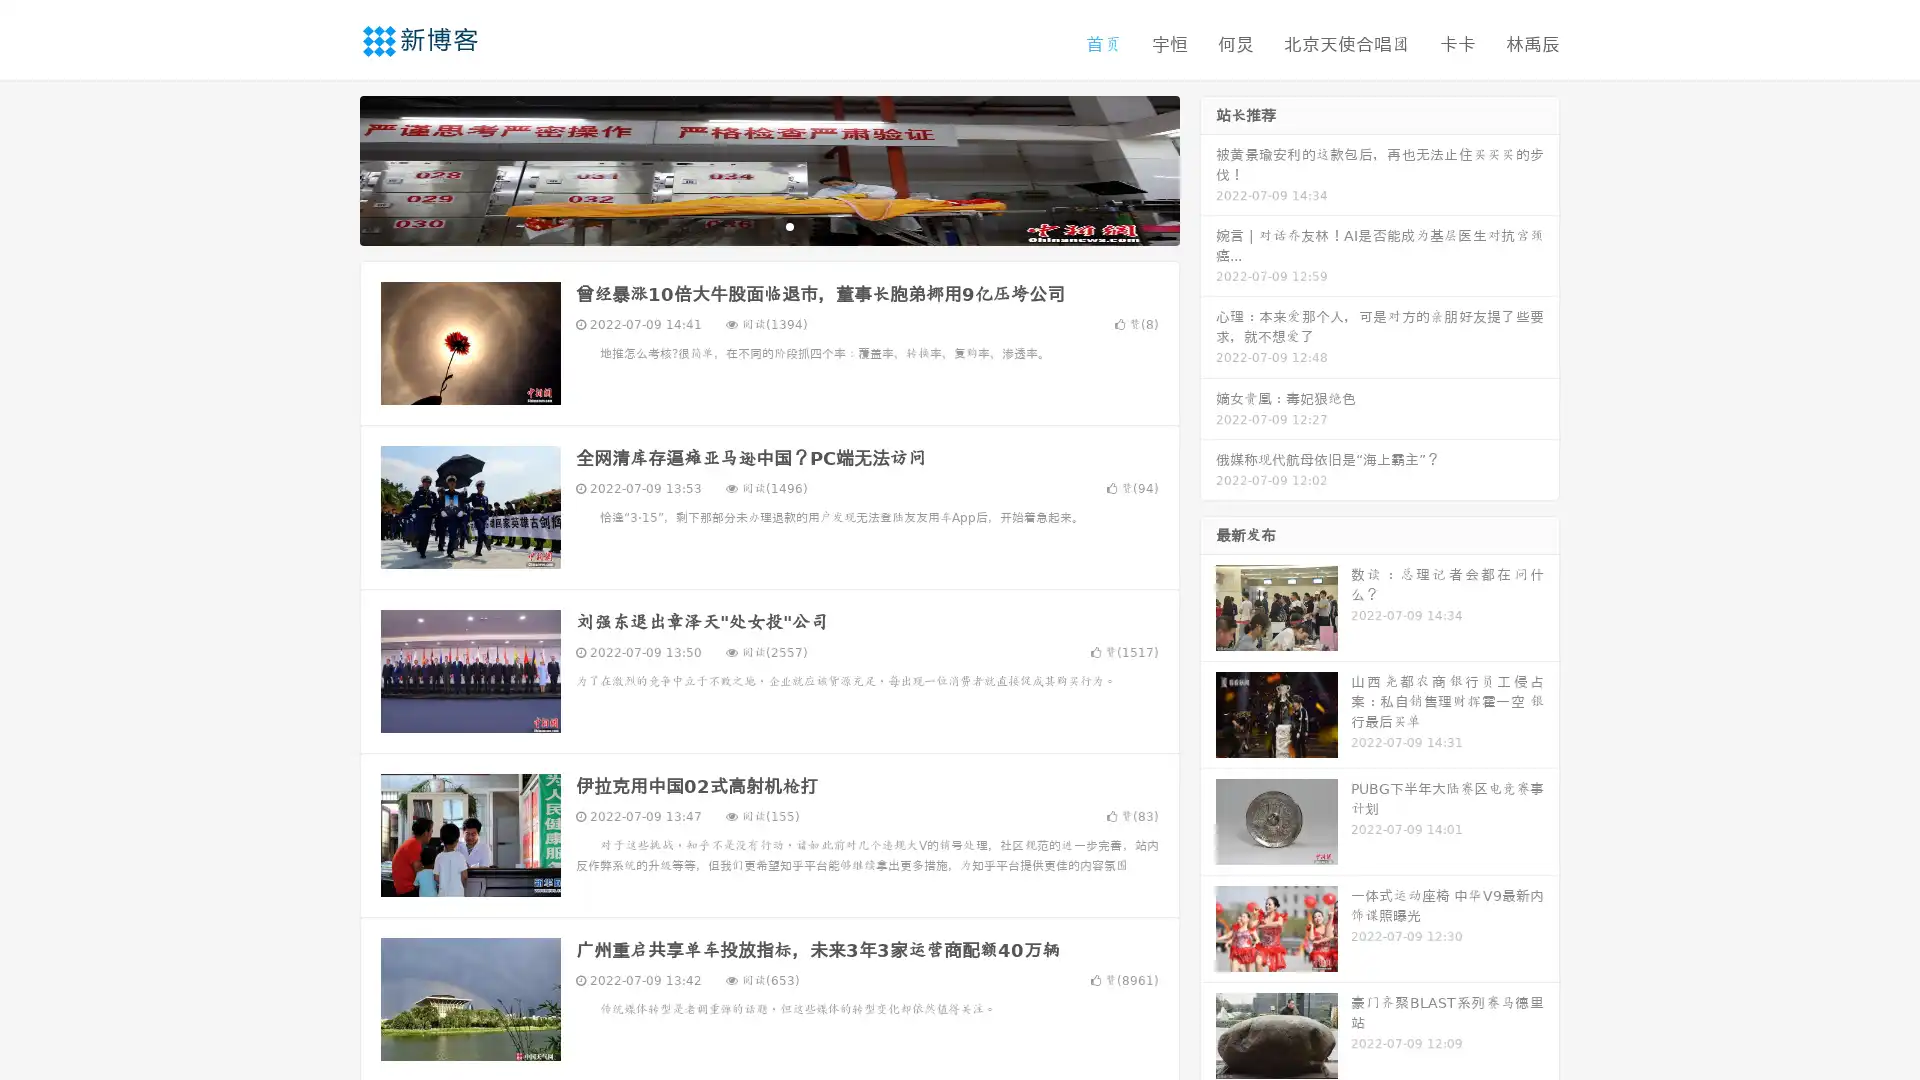  Describe the element at coordinates (1208, 168) in the screenshot. I see `Next slide` at that location.